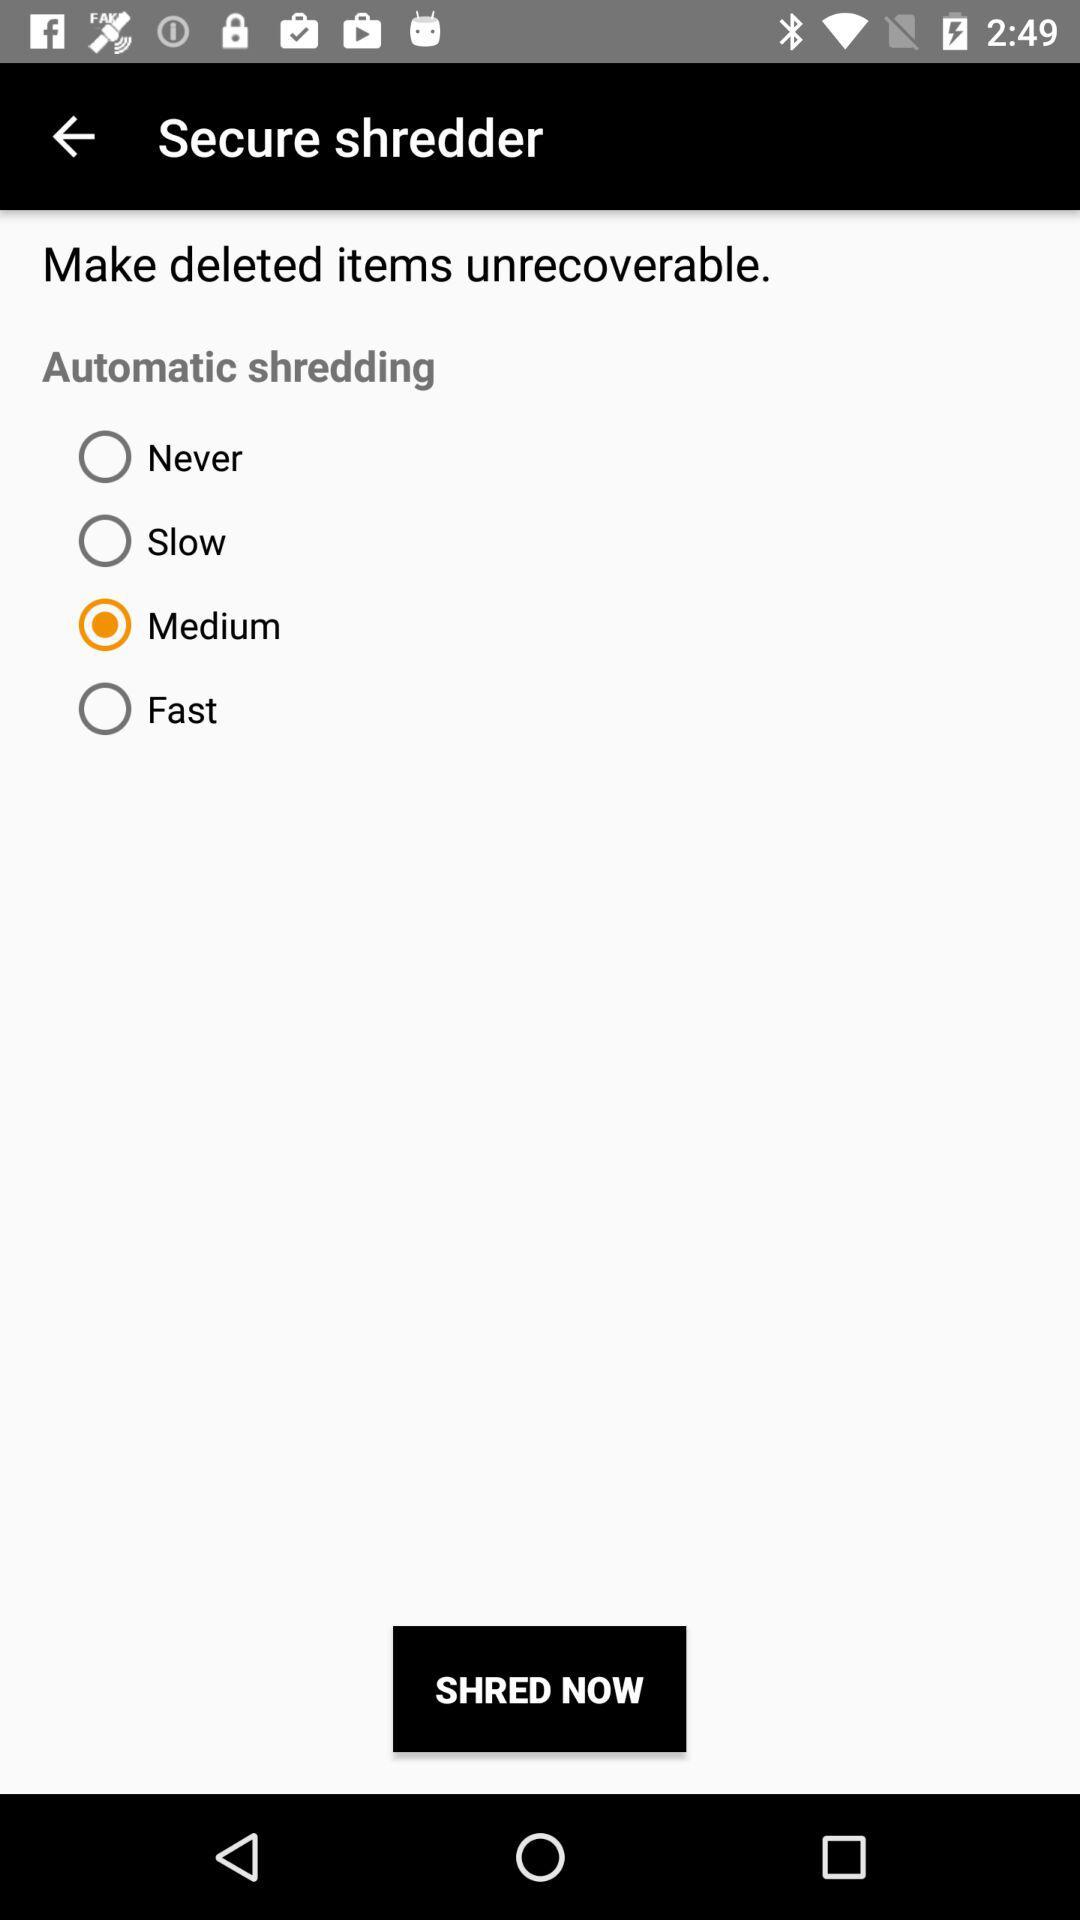 This screenshot has width=1080, height=1920. Describe the element at coordinates (139, 708) in the screenshot. I see `the fast item` at that location.